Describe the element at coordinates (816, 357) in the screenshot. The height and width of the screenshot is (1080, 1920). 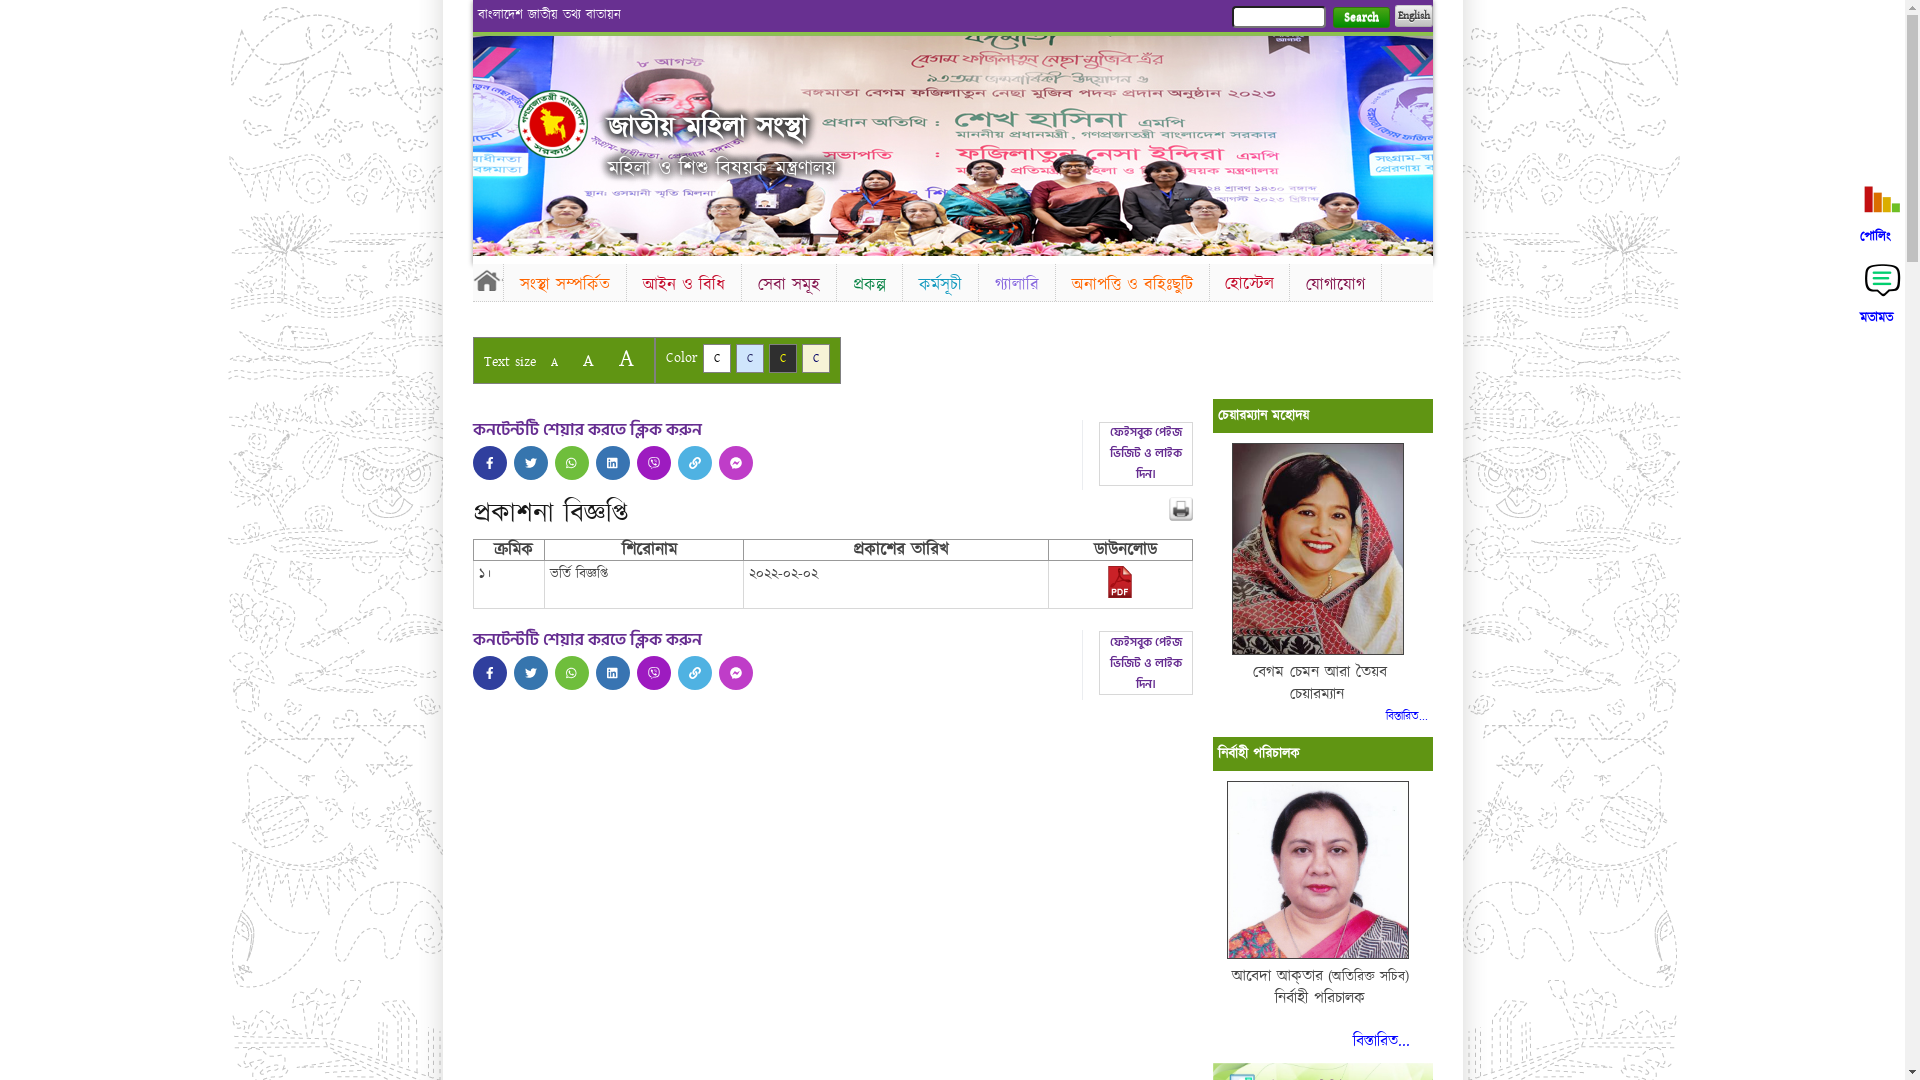
I see `'C'` at that location.